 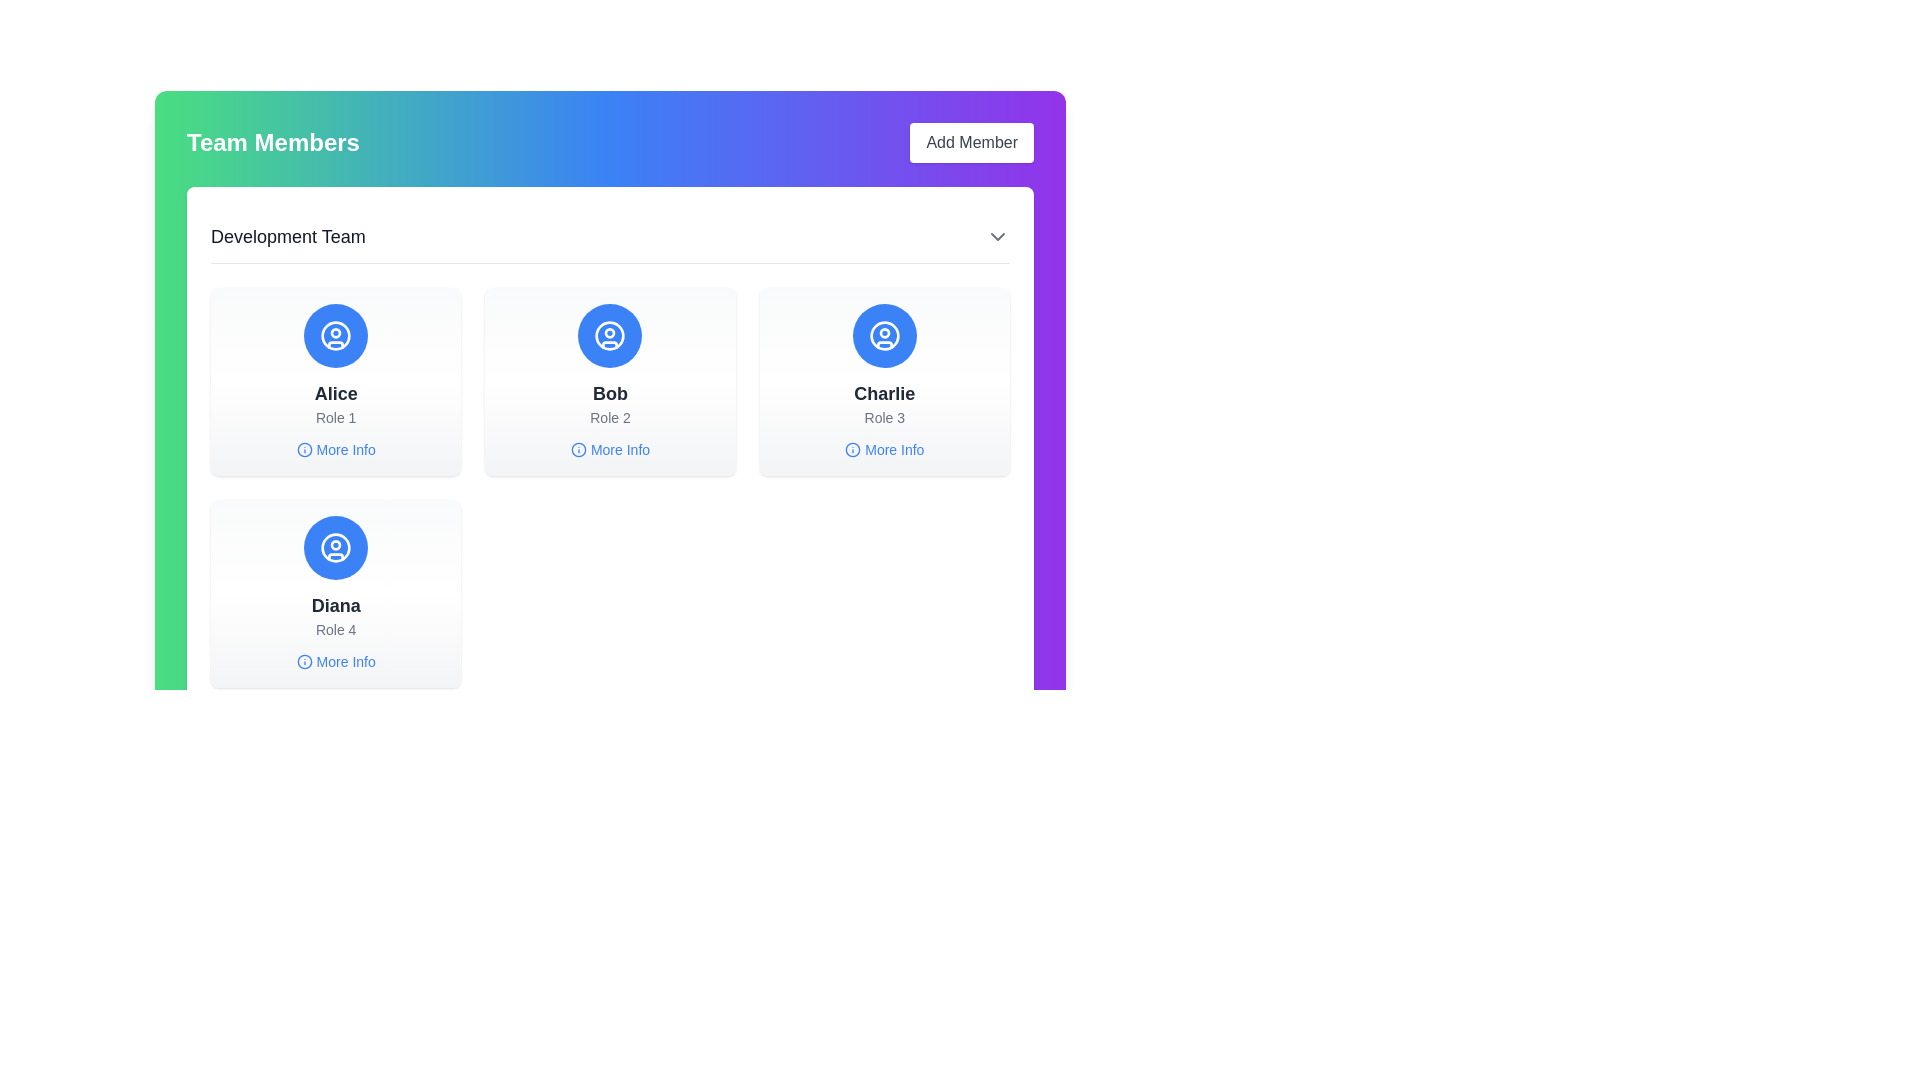 What do you see at coordinates (883, 416) in the screenshot?
I see `the label indicating the role assigned to 'Charlie', located below the 'Charlie' text label and above the 'More Info' button in the second row of the interface` at bounding box center [883, 416].